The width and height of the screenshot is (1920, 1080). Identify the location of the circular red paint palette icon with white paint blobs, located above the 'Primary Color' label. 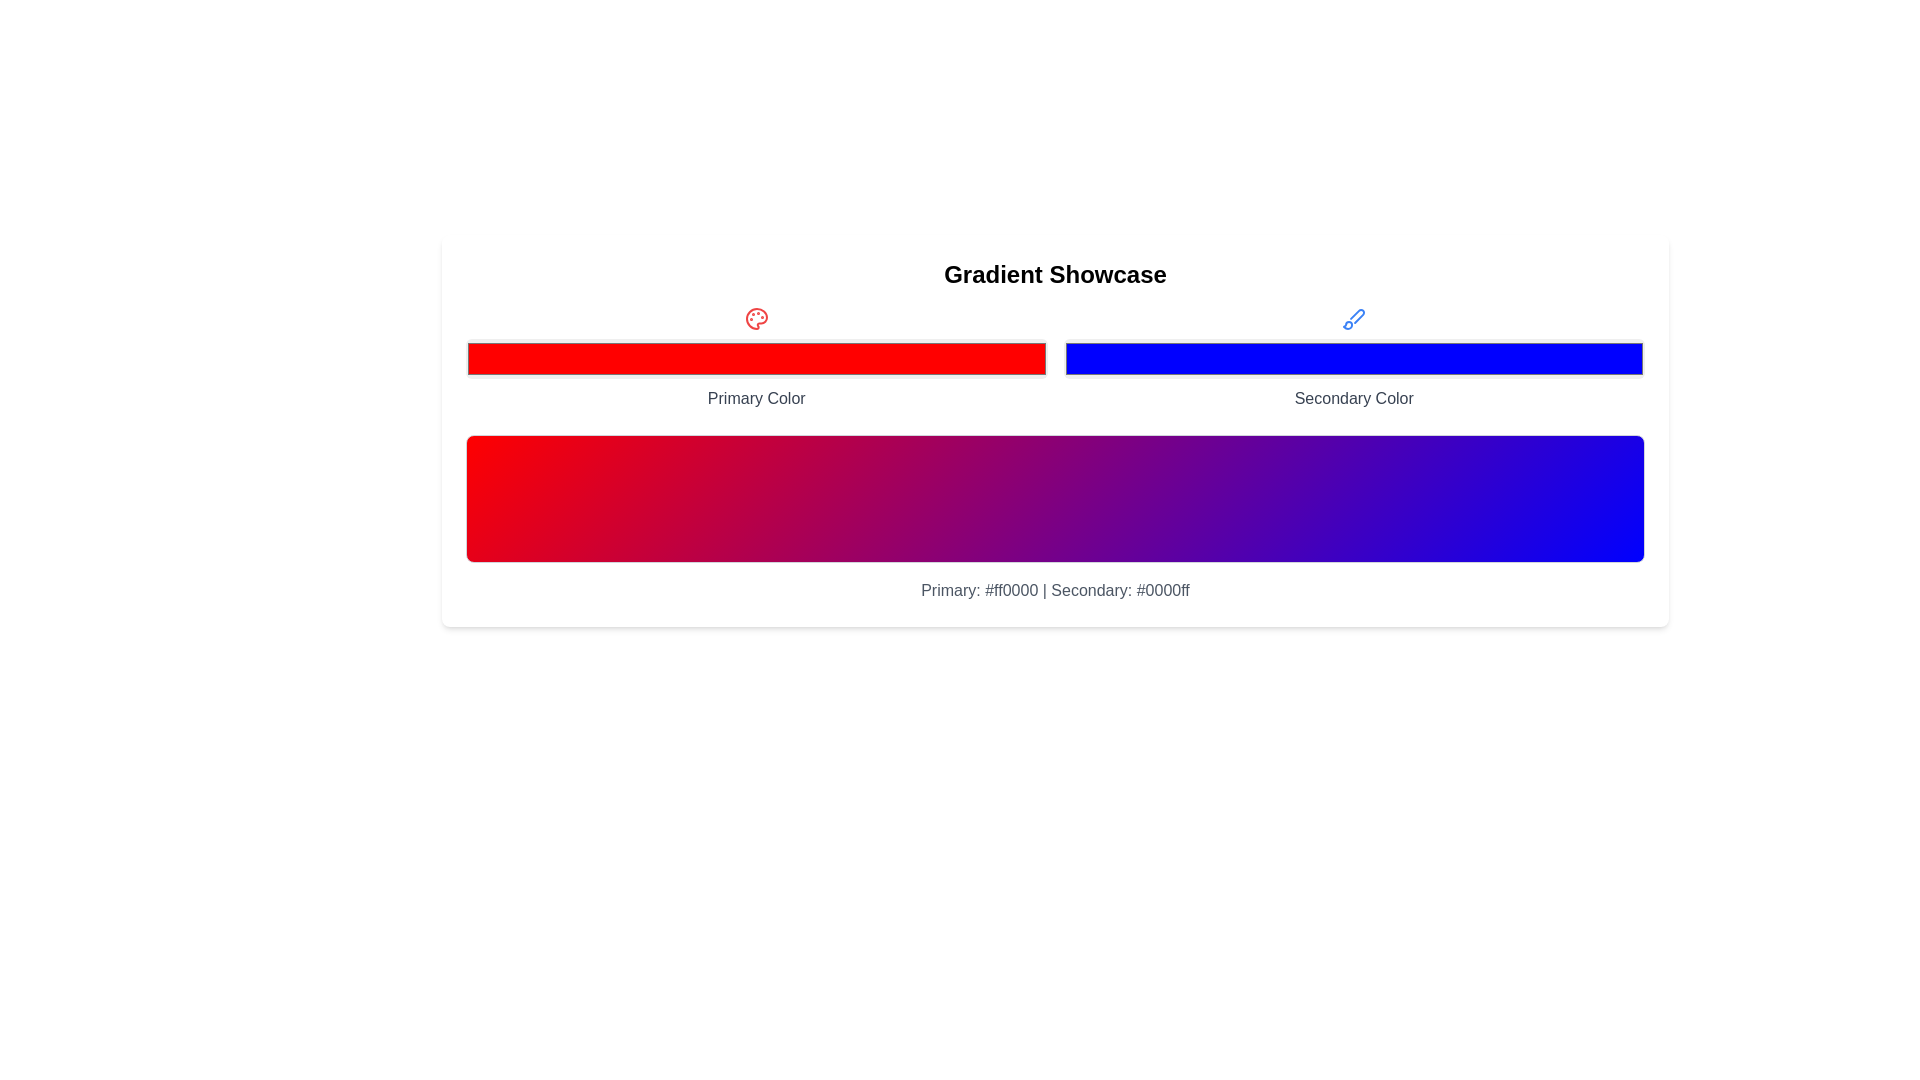
(755, 318).